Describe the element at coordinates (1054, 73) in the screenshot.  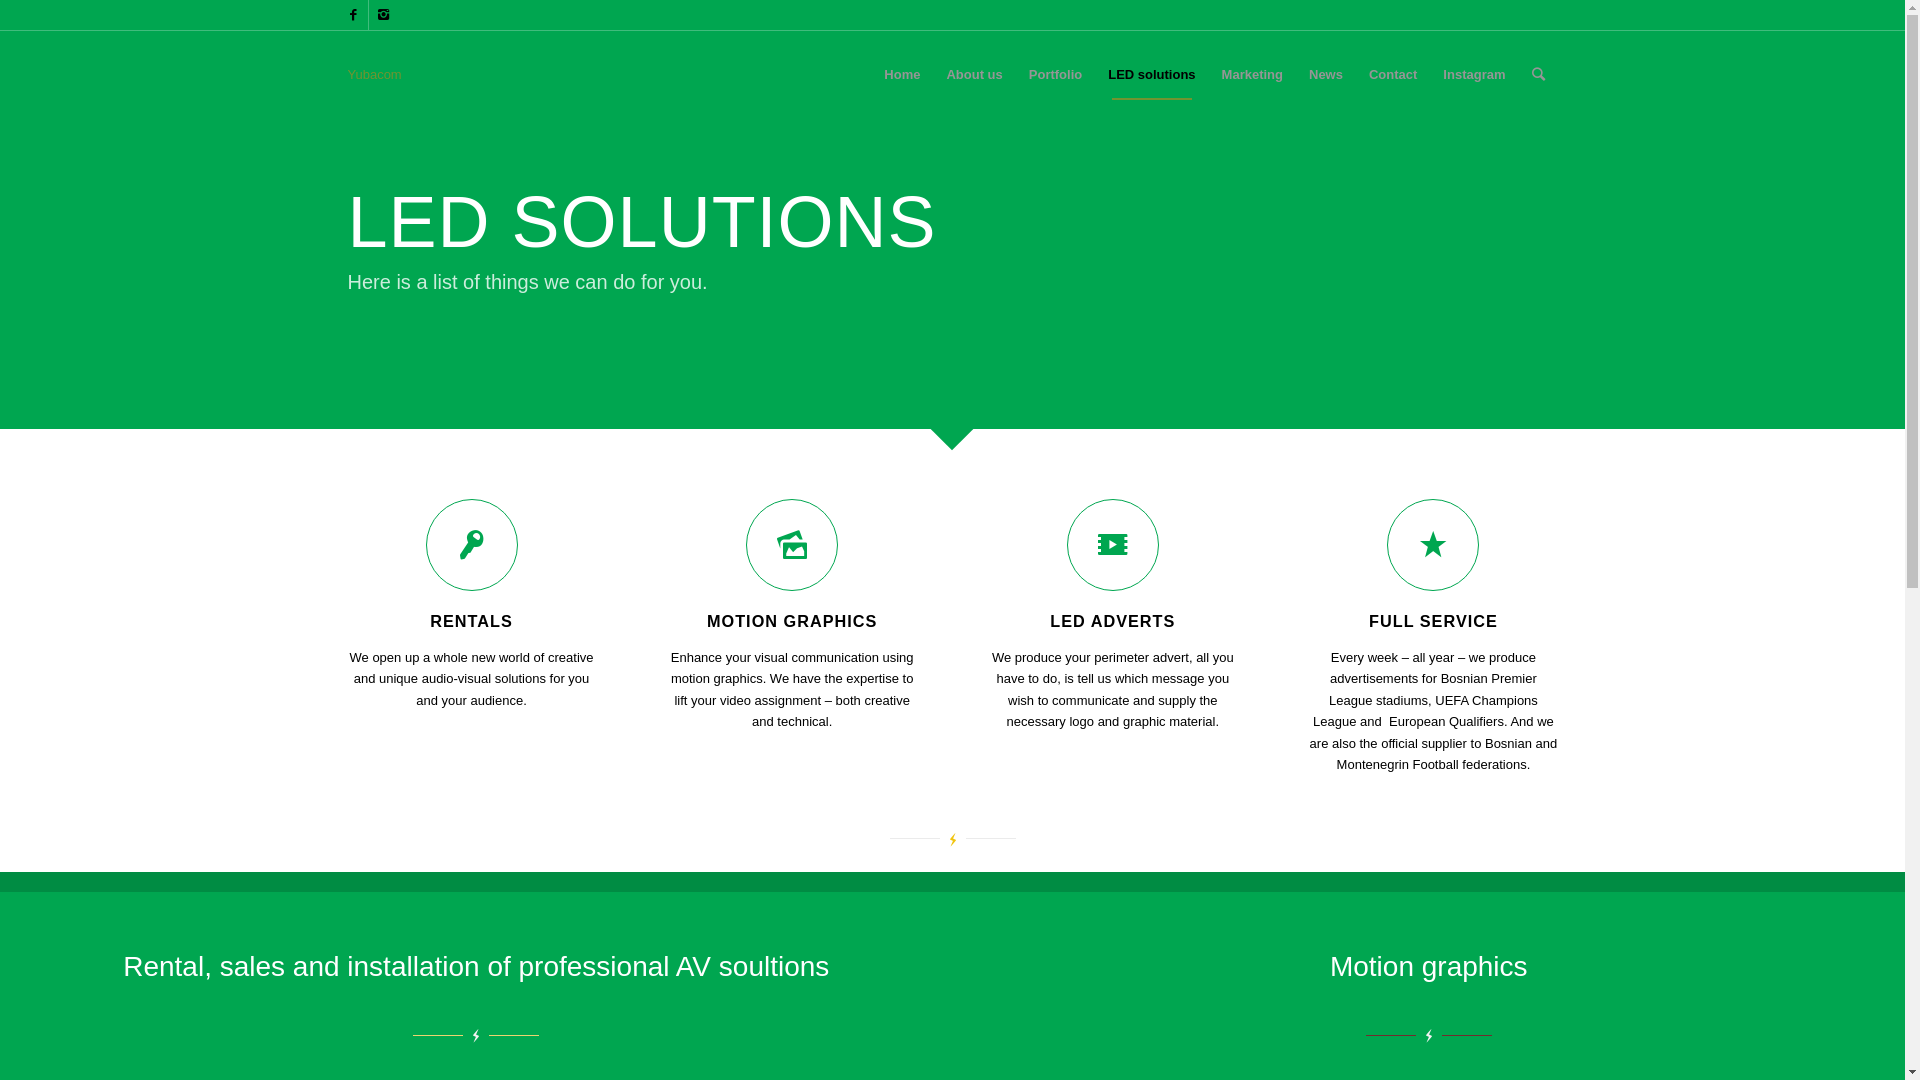
I see `'Portfolio'` at that location.